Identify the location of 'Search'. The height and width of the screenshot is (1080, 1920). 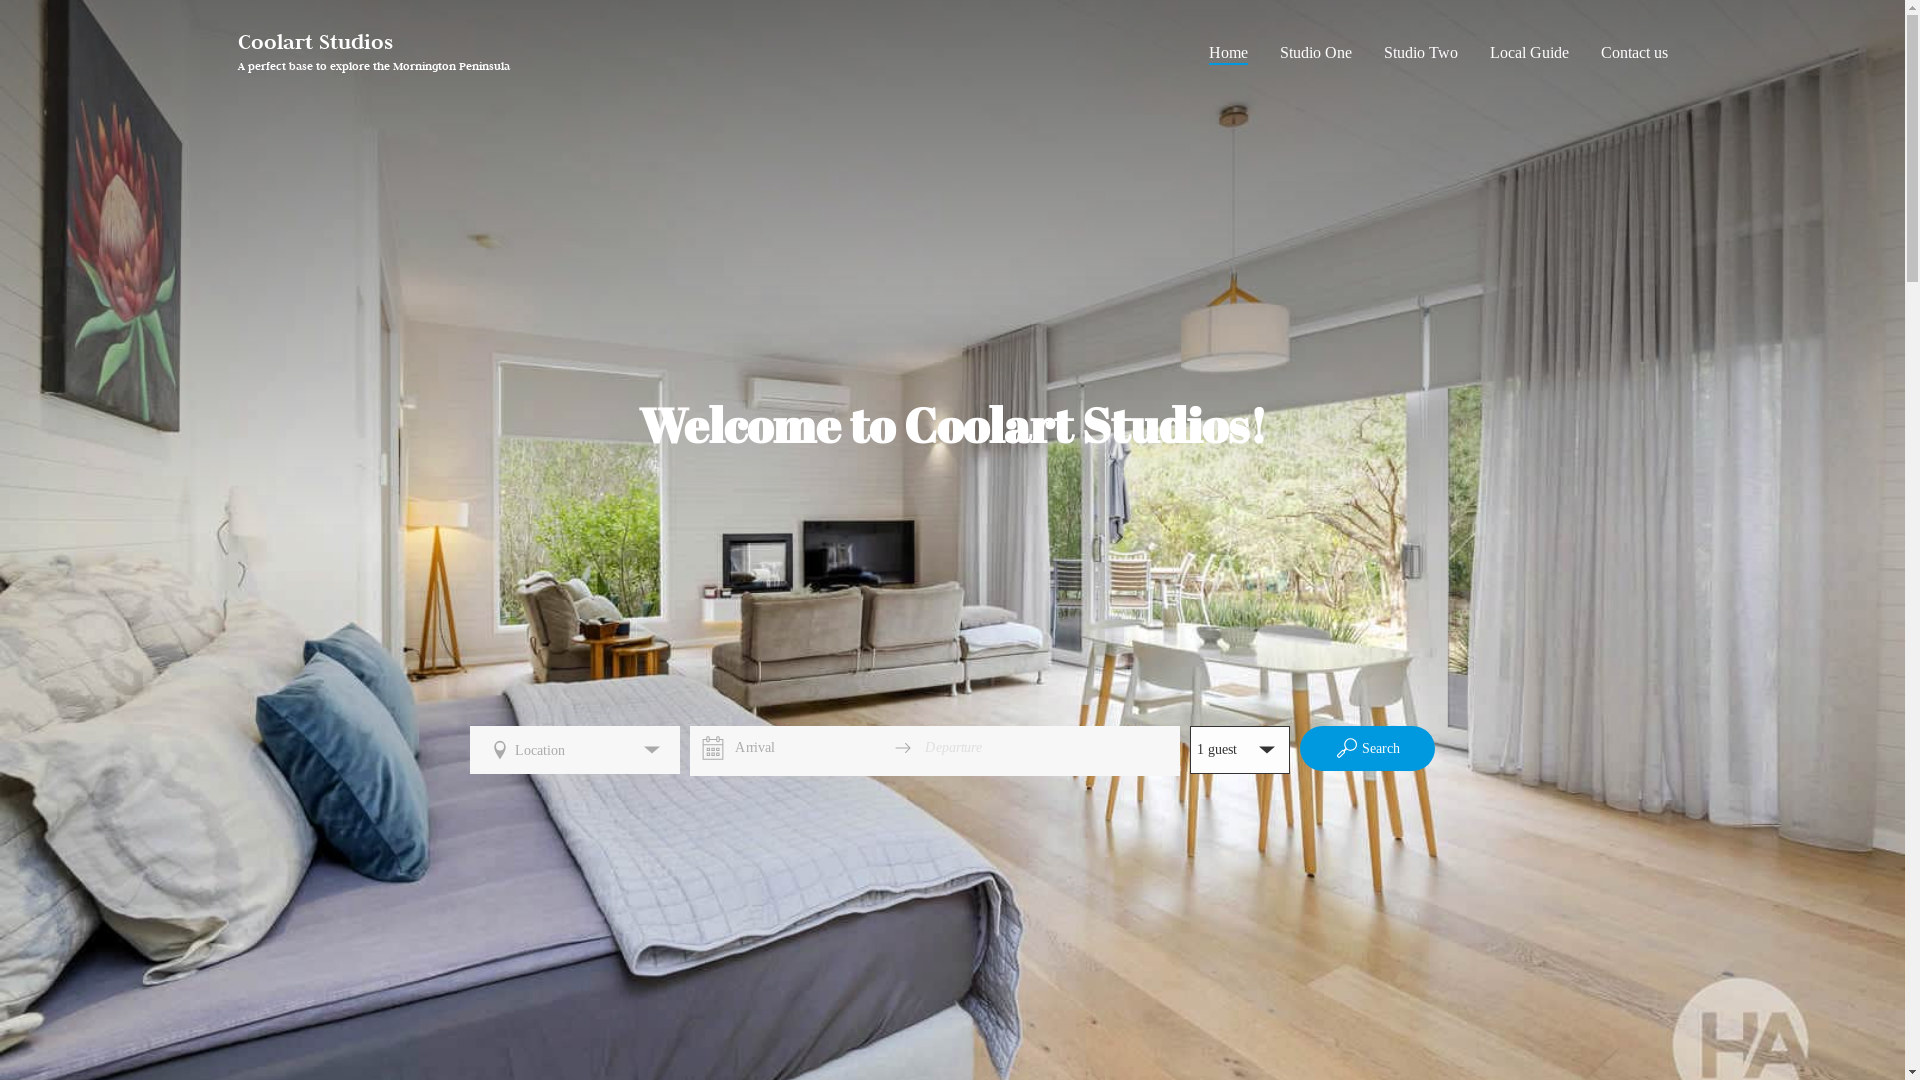
(1367, 748).